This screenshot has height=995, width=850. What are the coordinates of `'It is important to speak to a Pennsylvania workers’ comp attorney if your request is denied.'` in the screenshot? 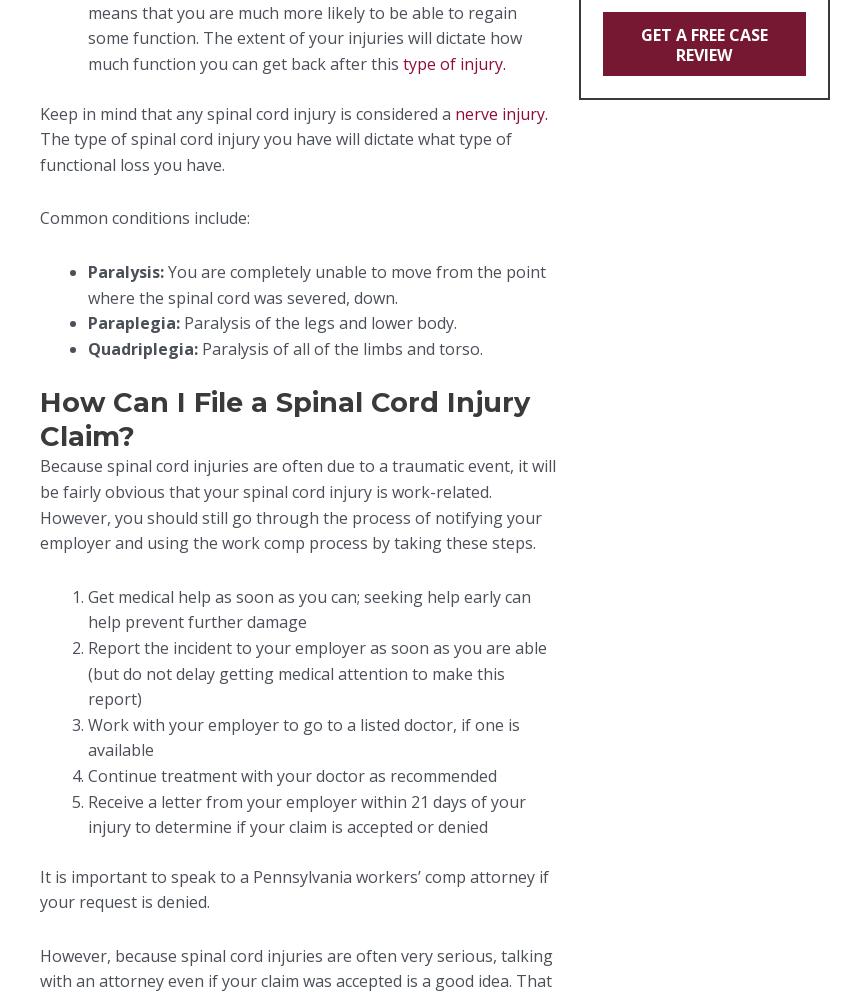 It's located at (293, 888).